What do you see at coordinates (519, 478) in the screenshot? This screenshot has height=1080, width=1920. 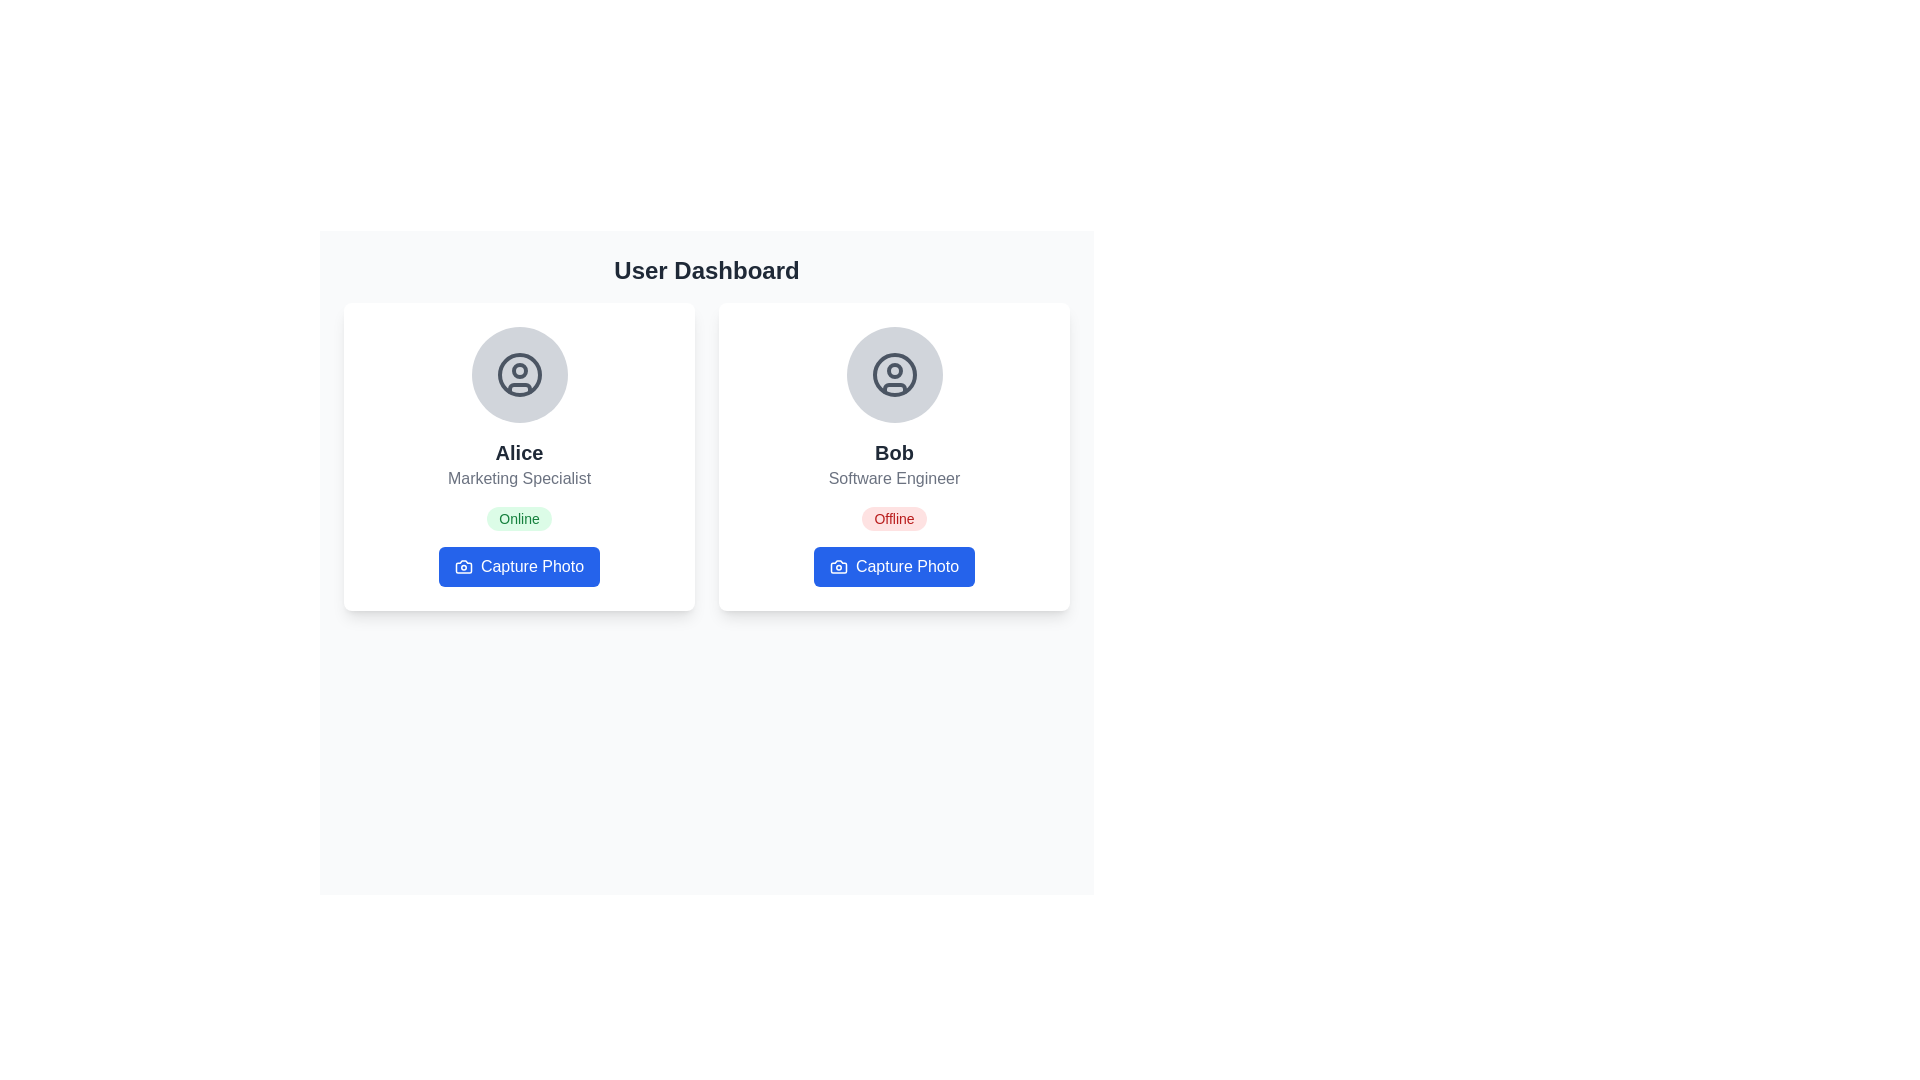 I see `the static text label indicating the professional title or role of 'Alice', which is located under the name 'Alice' and above the status badge 'Online'` at bounding box center [519, 478].